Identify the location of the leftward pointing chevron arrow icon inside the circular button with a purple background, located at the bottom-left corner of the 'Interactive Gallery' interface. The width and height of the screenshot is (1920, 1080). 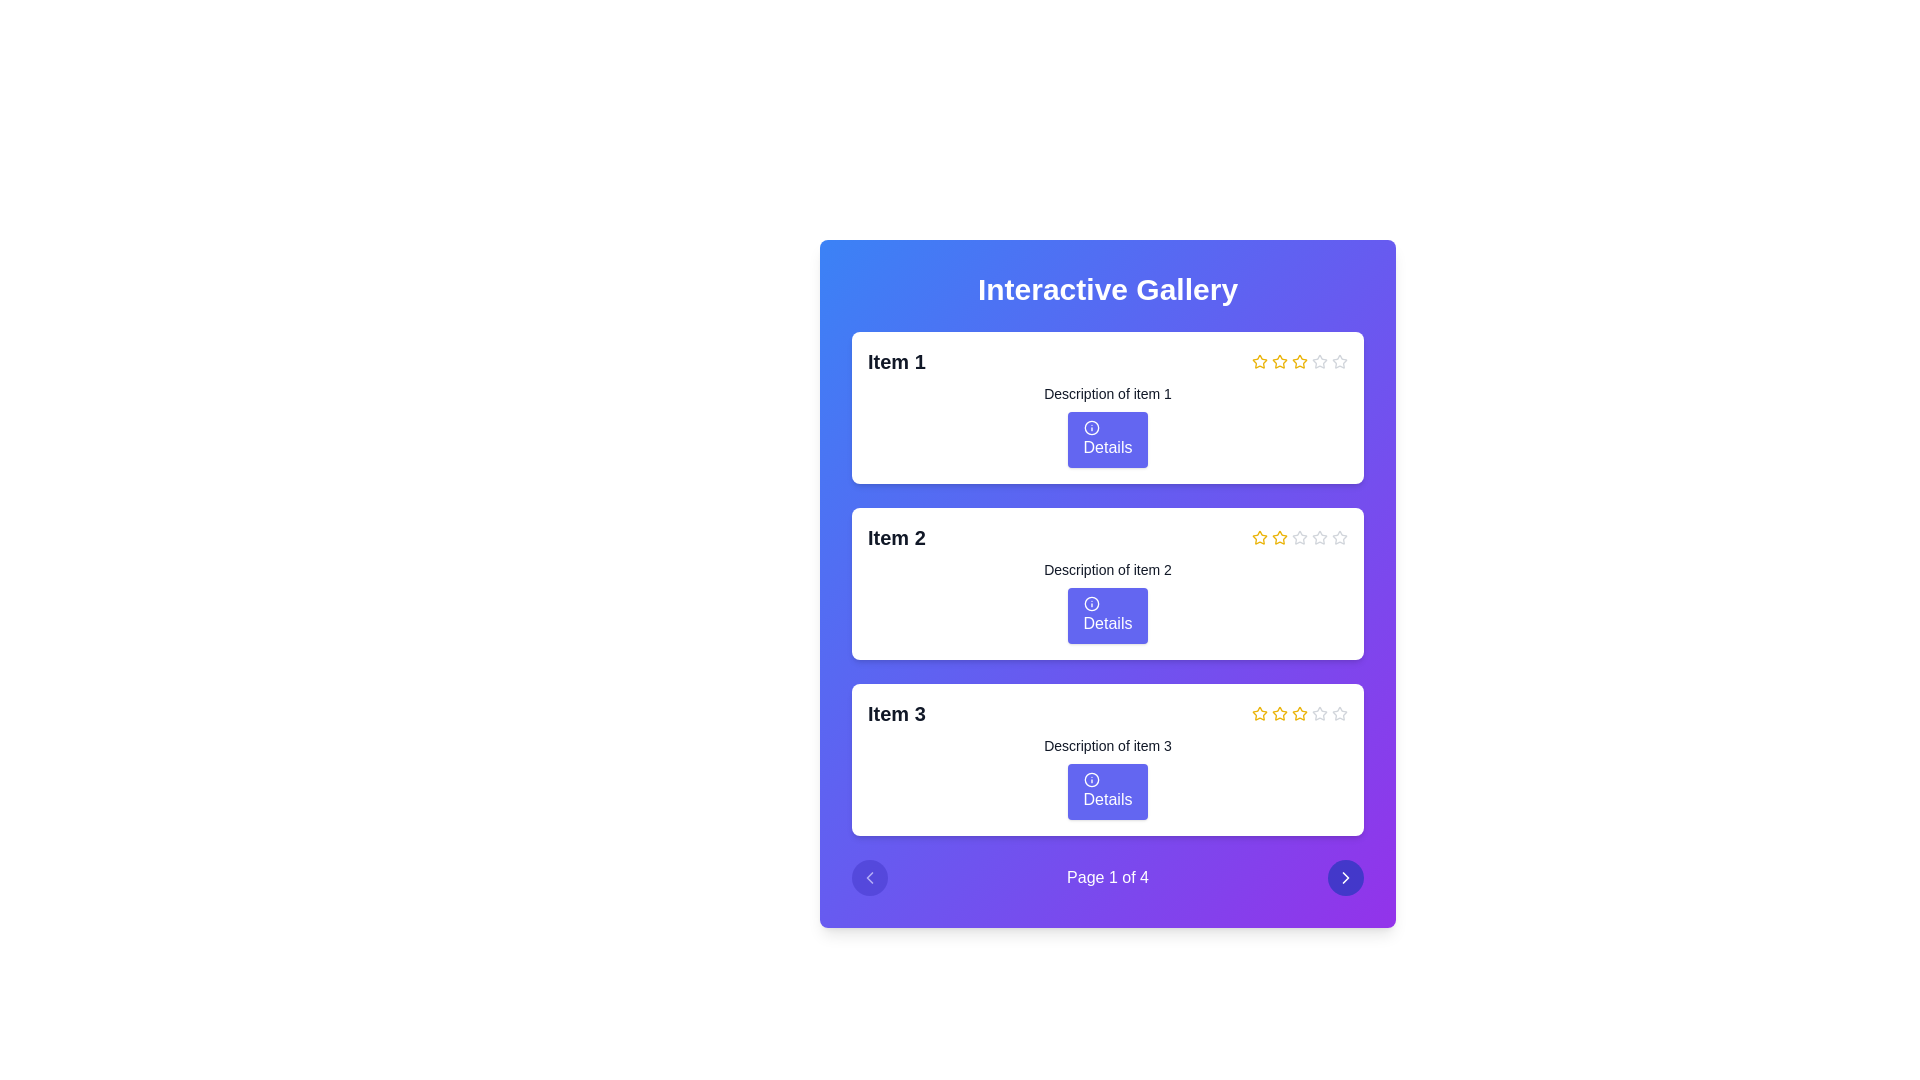
(869, 877).